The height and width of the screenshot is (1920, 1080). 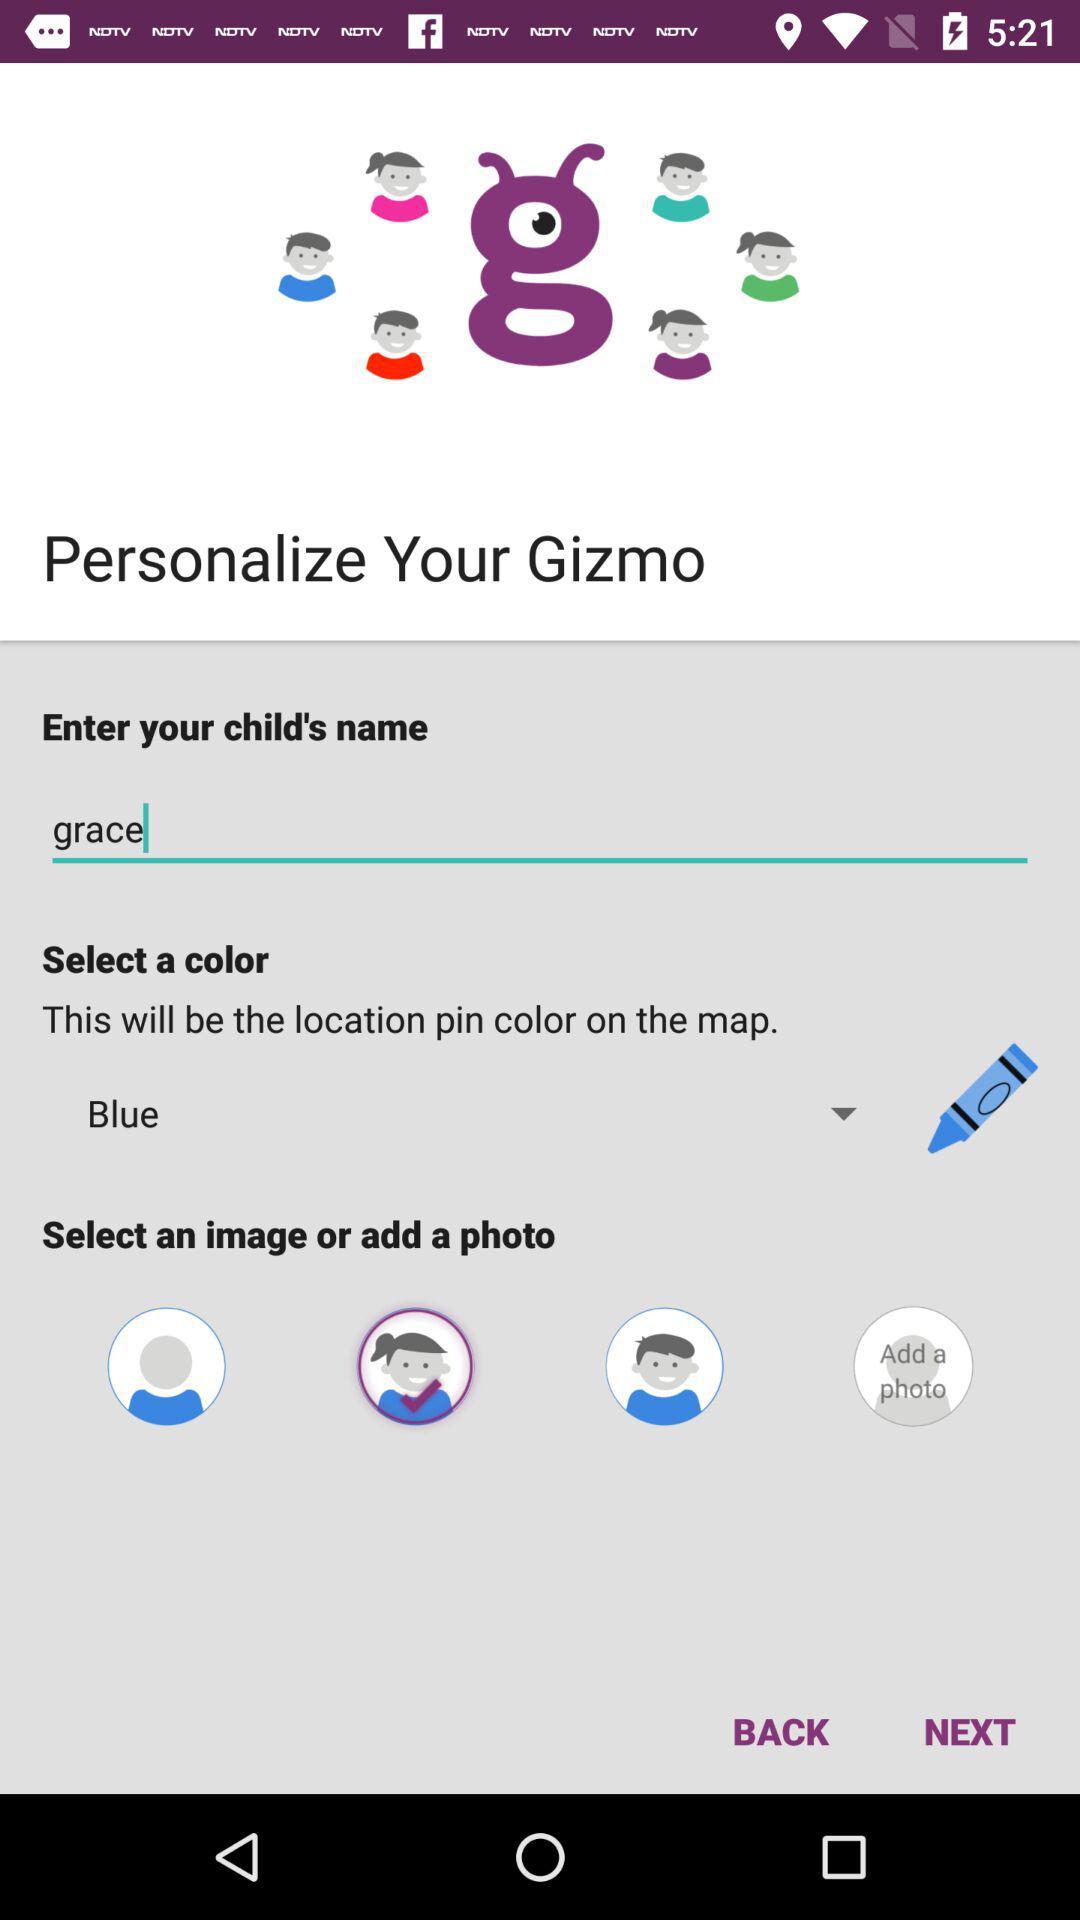 What do you see at coordinates (414, 1365) in the screenshot?
I see `the avatar icon` at bounding box center [414, 1365].